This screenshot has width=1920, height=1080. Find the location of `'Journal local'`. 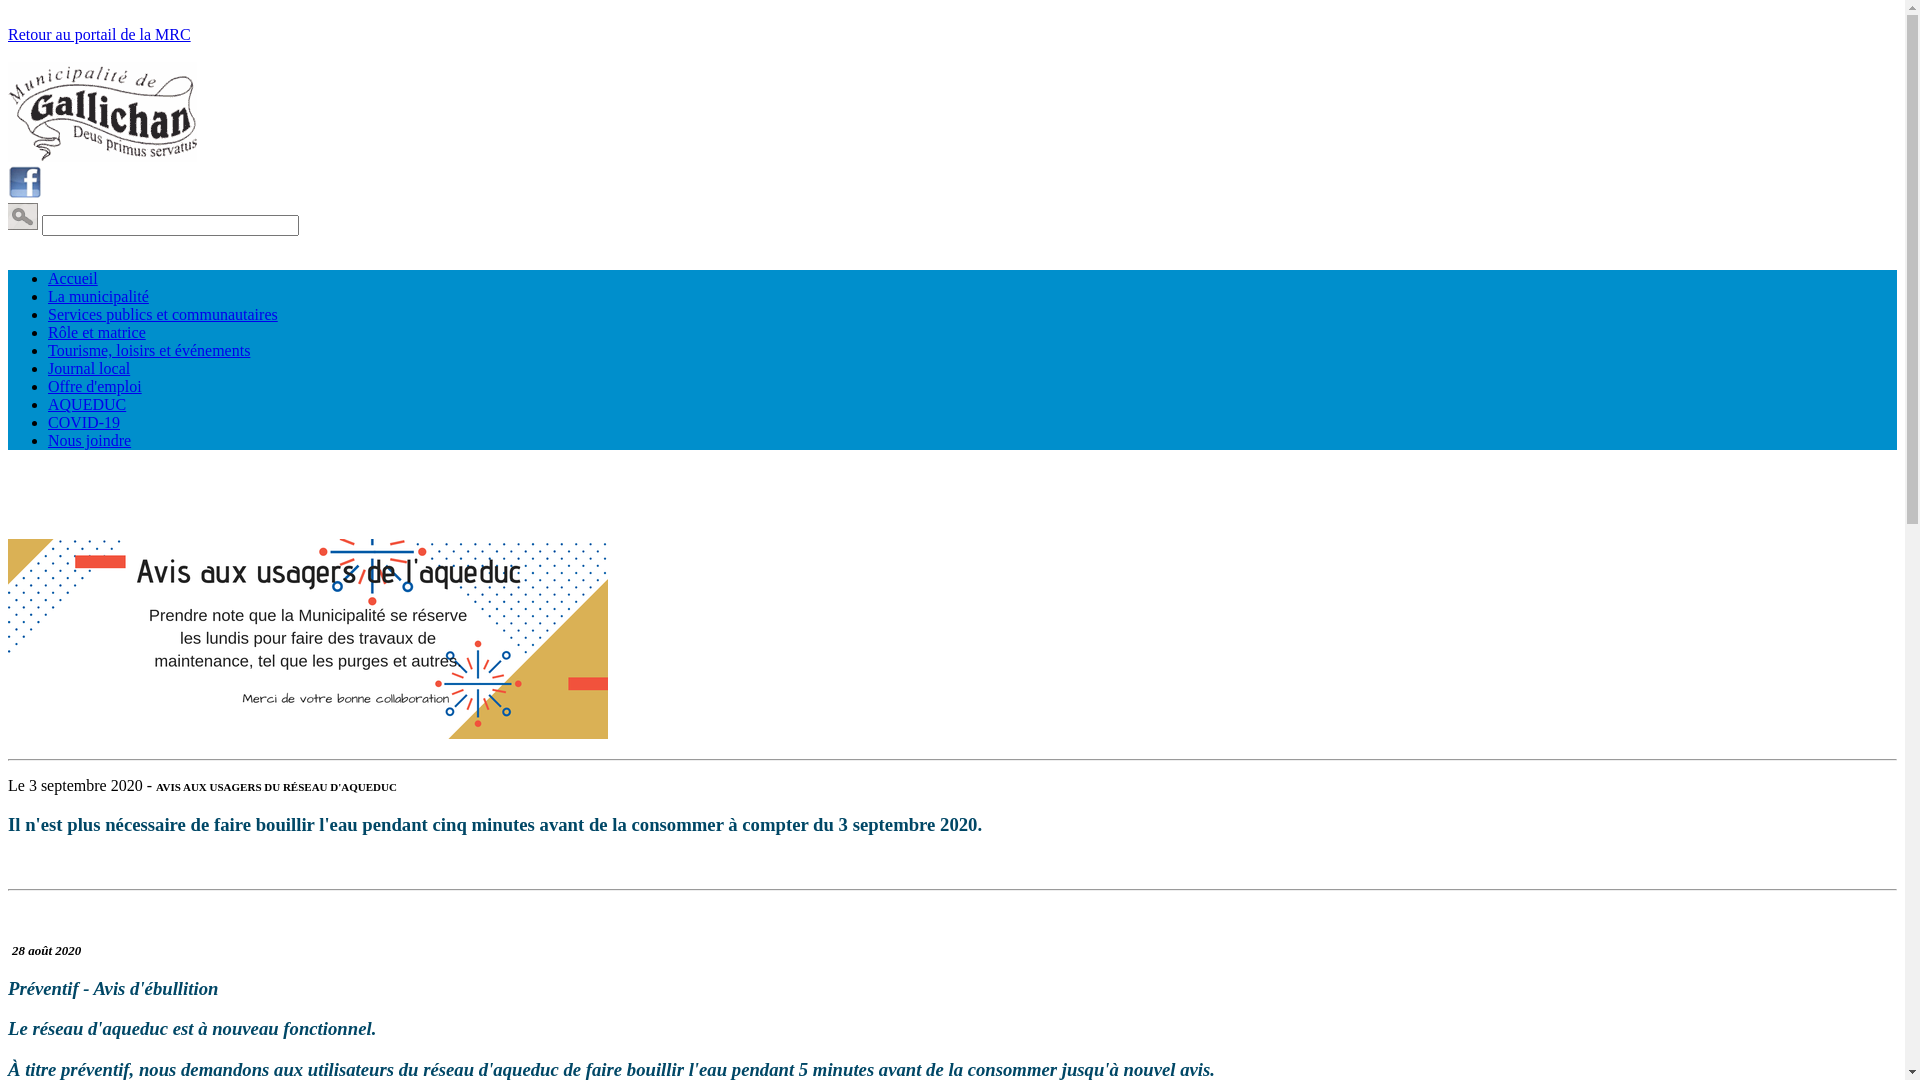

'Journal local' is located at coordinates (88, 368).